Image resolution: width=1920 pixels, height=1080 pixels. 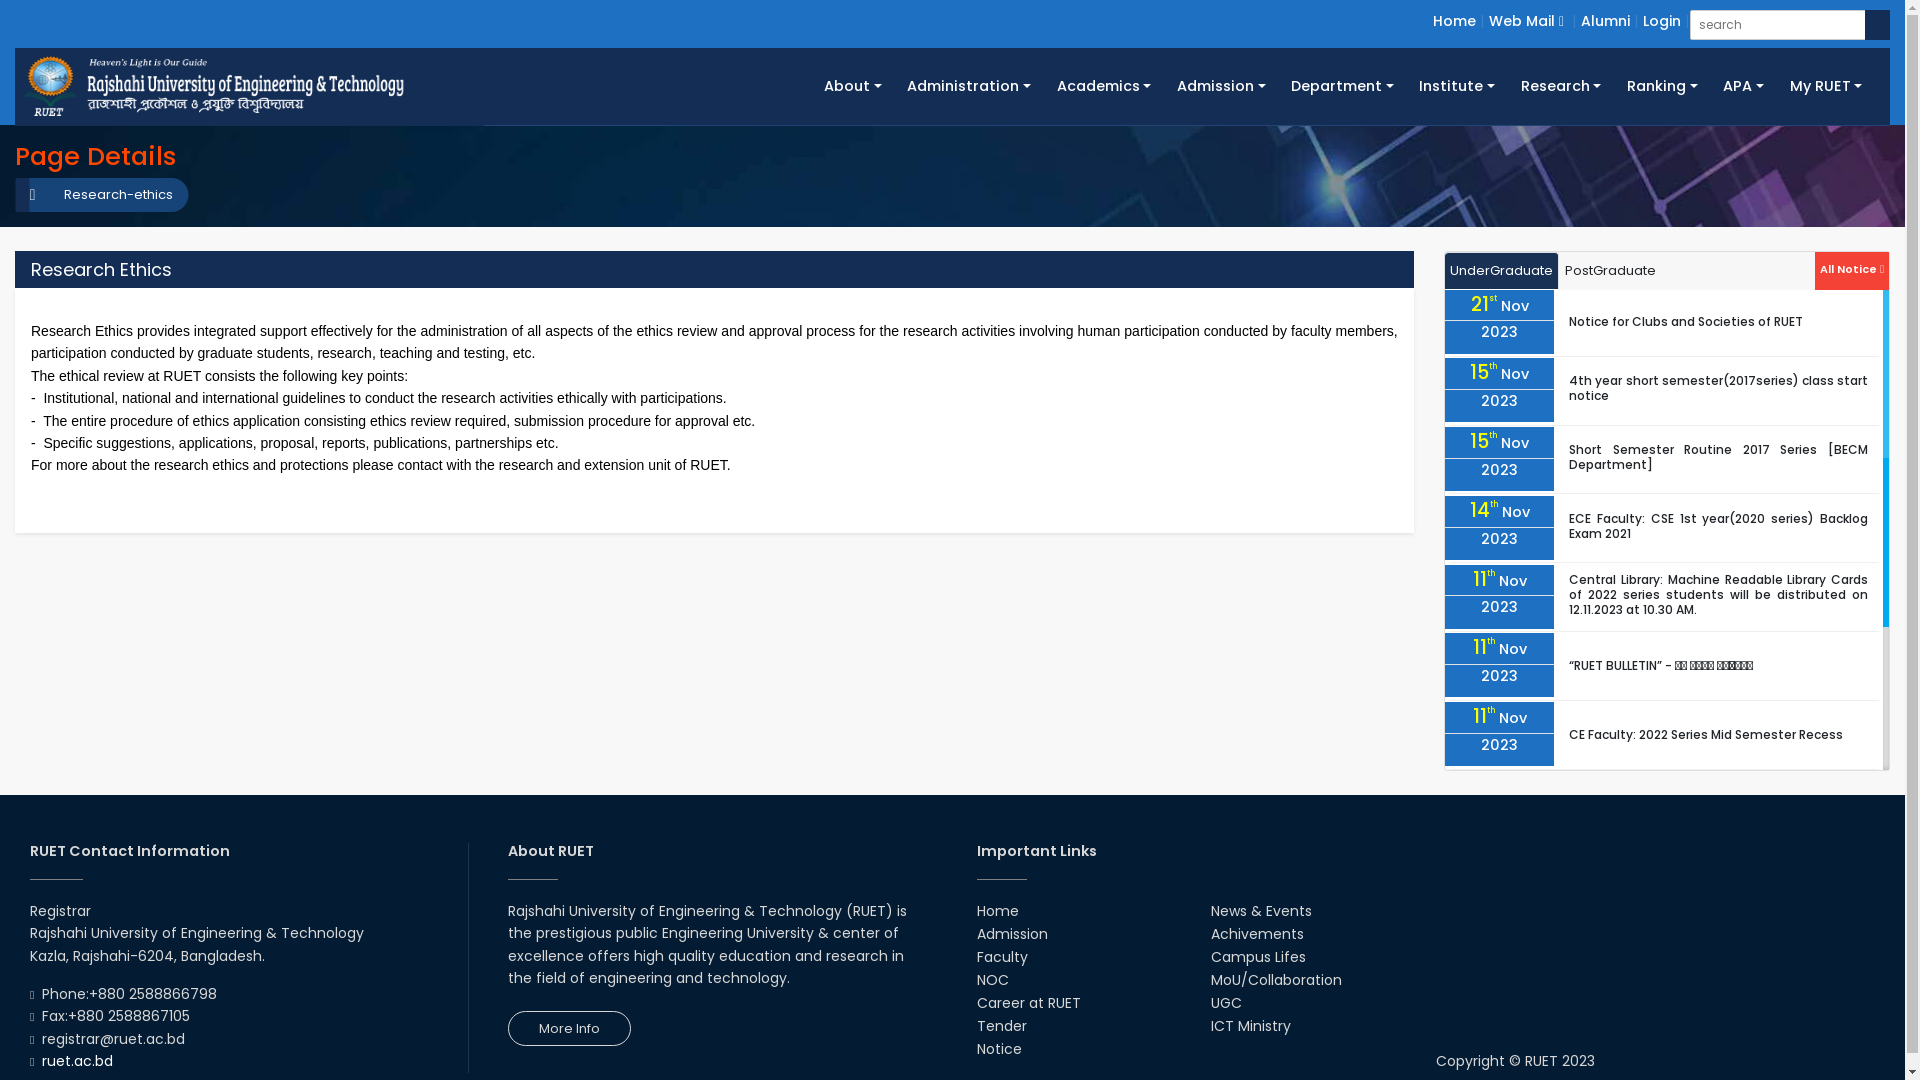 What do you see at coordinates (107, 195) in the screenshot?
I see `'Research-ethics'` at bounding box center [107, 195].